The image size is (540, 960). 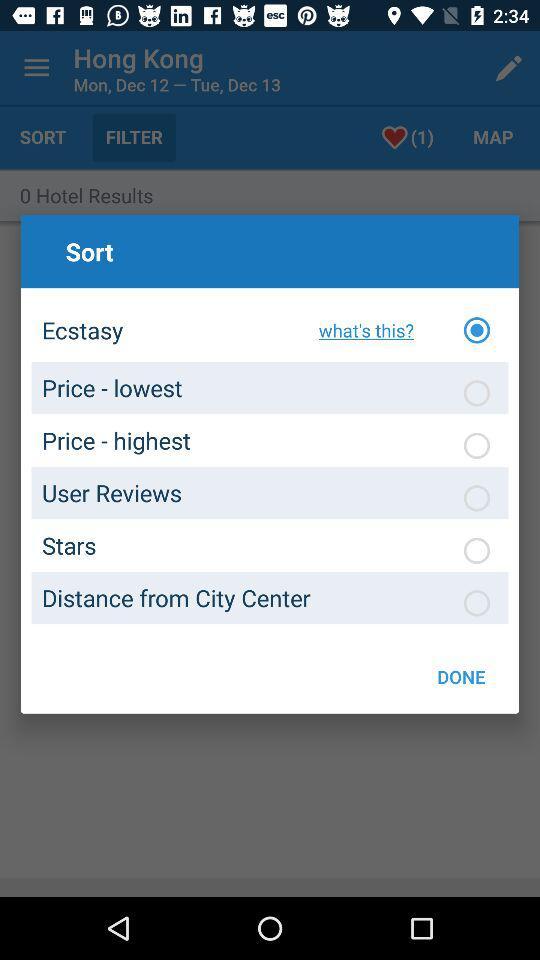 I want to click on what's this? item, so click(x=360, y=330).